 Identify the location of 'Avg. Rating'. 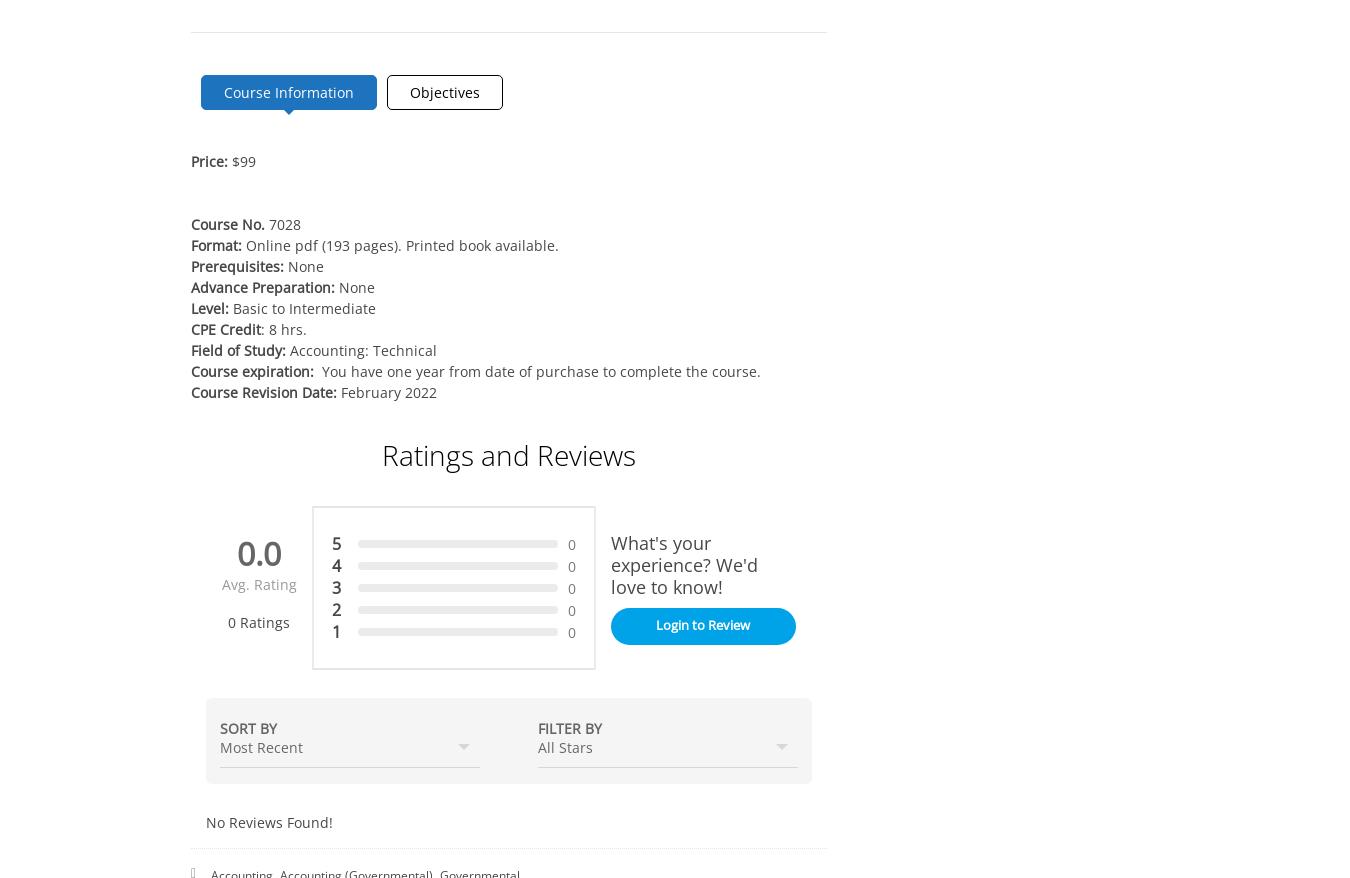
(257, 584).